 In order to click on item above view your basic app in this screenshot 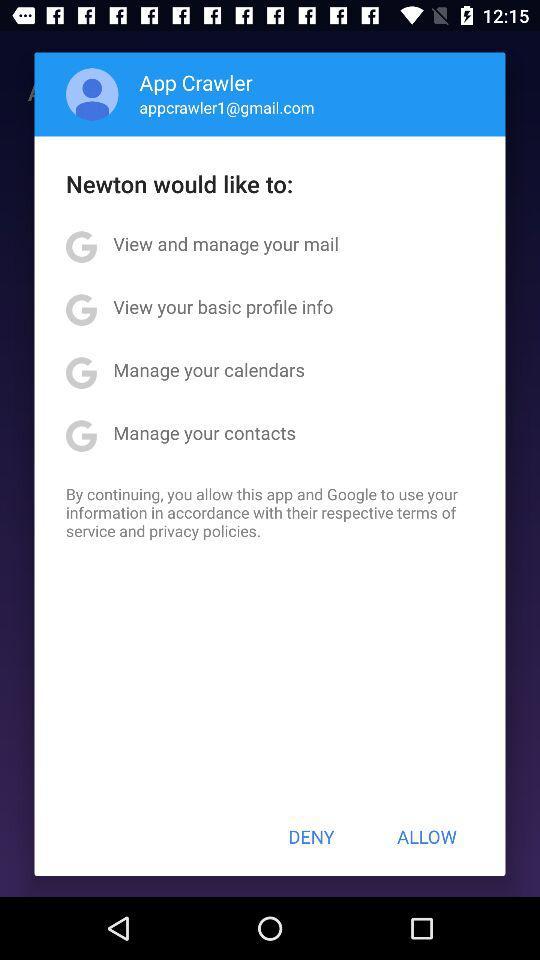, I will do `click(225, 242)`.